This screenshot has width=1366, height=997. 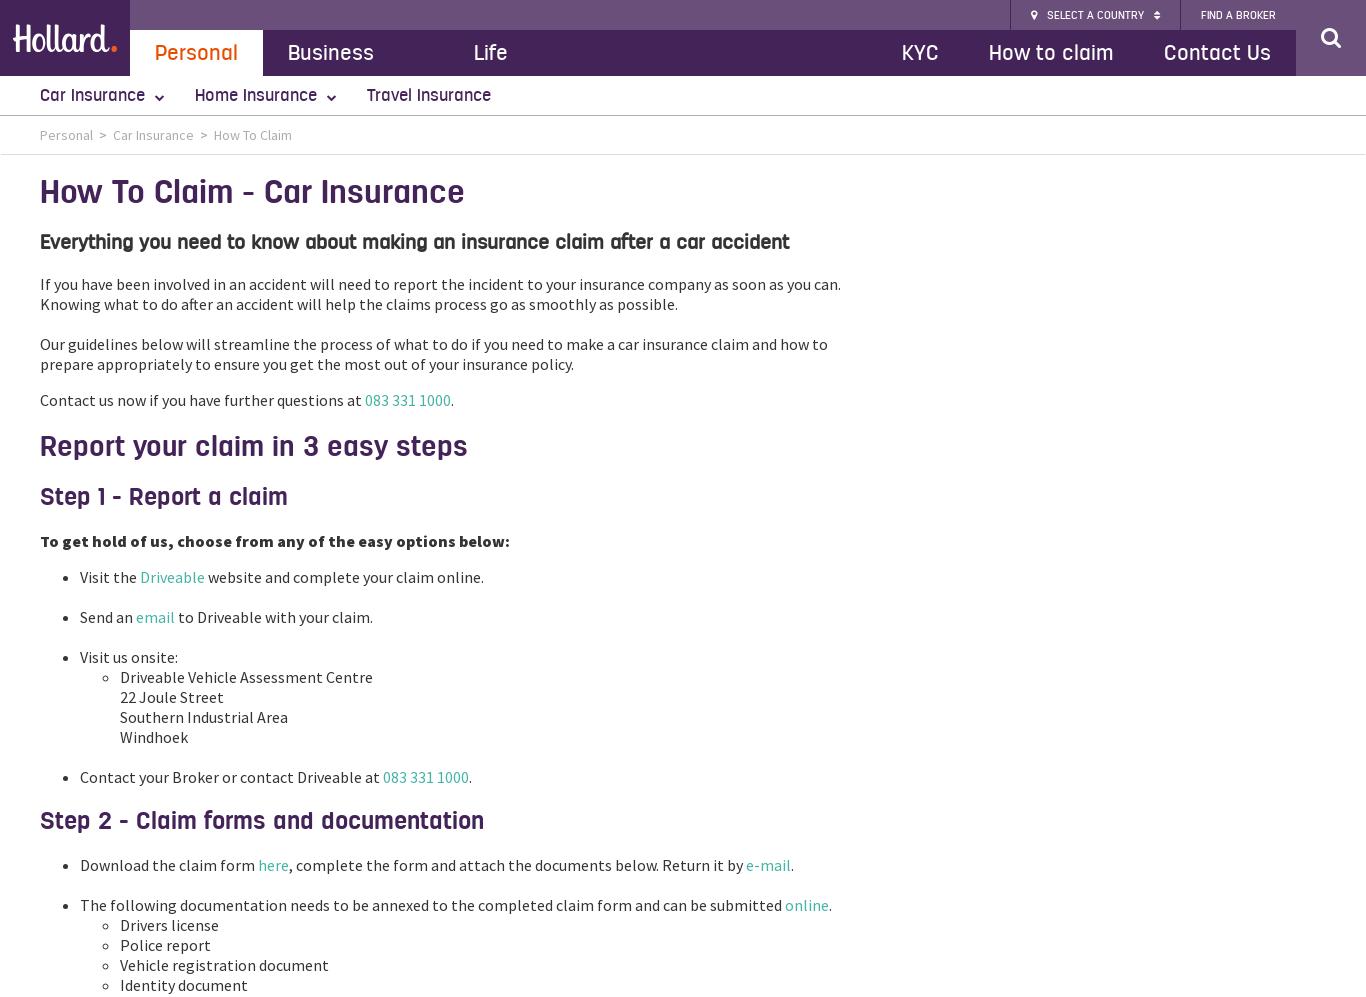 What do you see at coordinates (413, 241) in the screenshot?
I see `'Everything you need to know about making an insurance claim after a car accident'` at bounding box center [413, 241].